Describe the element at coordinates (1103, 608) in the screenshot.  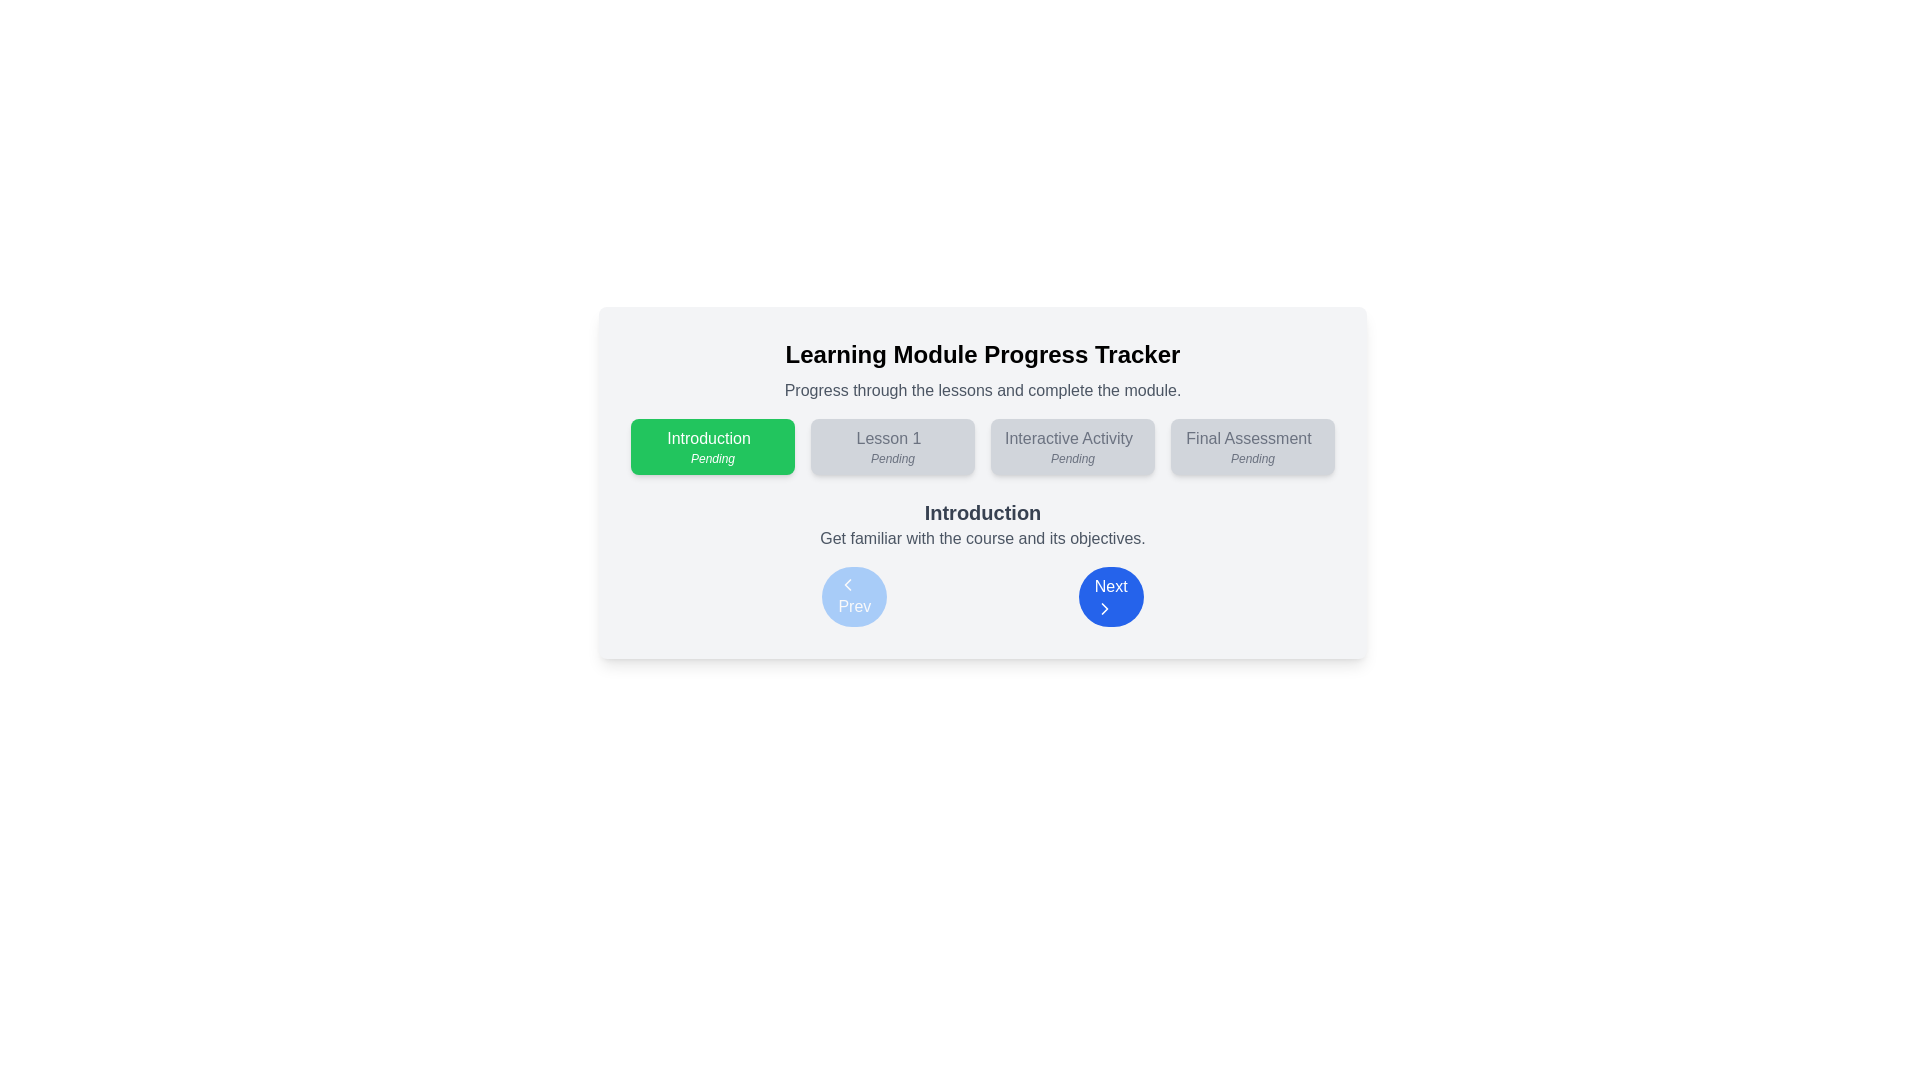
I see `the SVG icon embedded in the 'Next' button, which is located on the lower right side of the interface, signaling forward navigation` at that location.